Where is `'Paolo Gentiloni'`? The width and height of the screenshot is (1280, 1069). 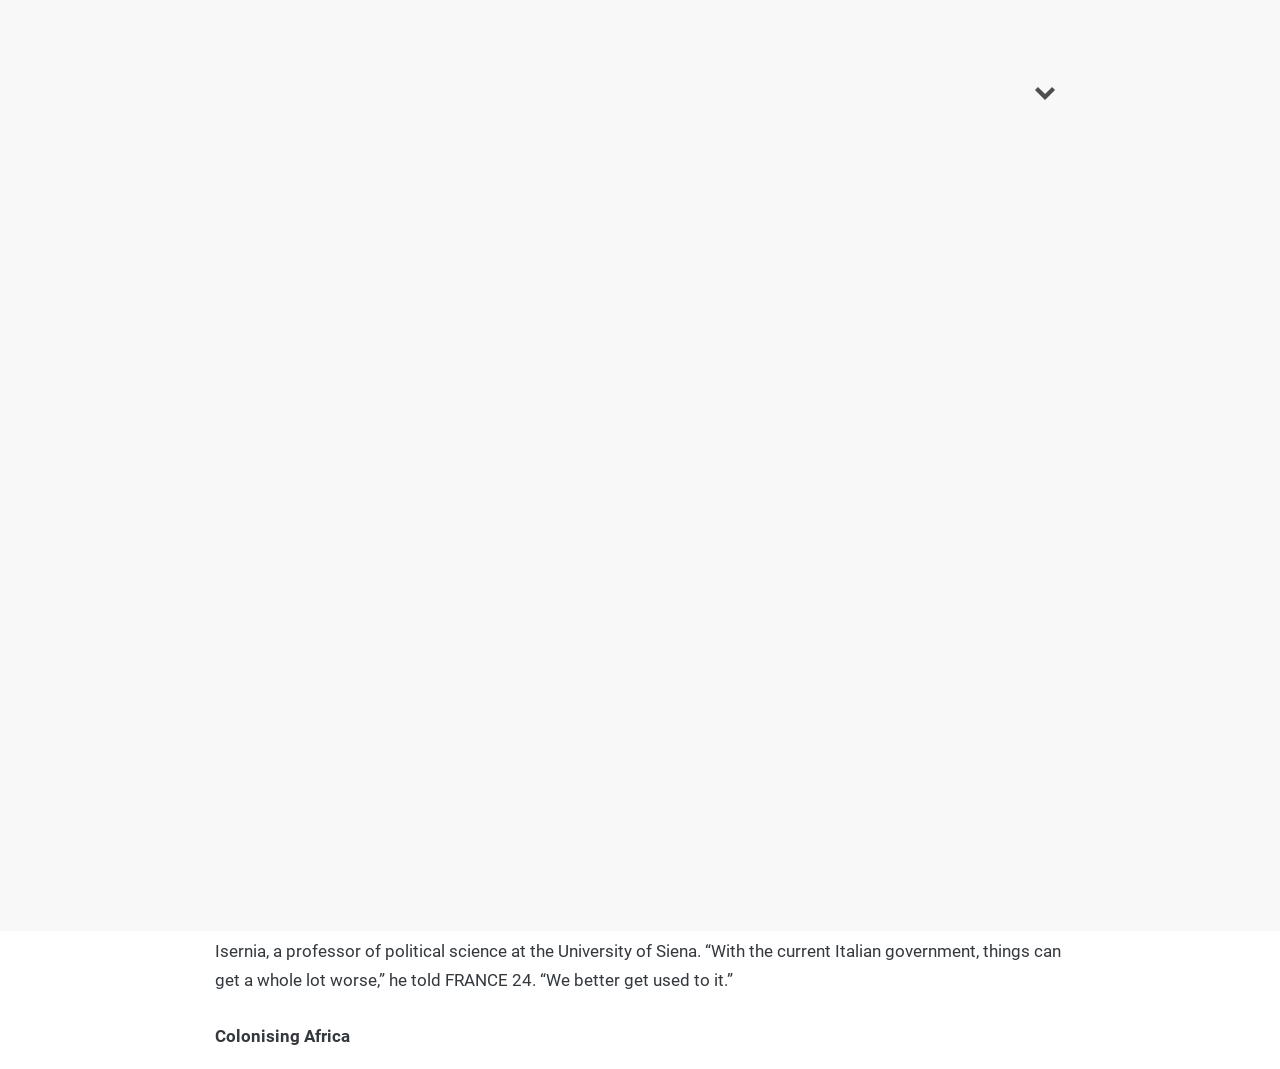
'Paolo Gentiloni' is located at coordinates (282, 489).